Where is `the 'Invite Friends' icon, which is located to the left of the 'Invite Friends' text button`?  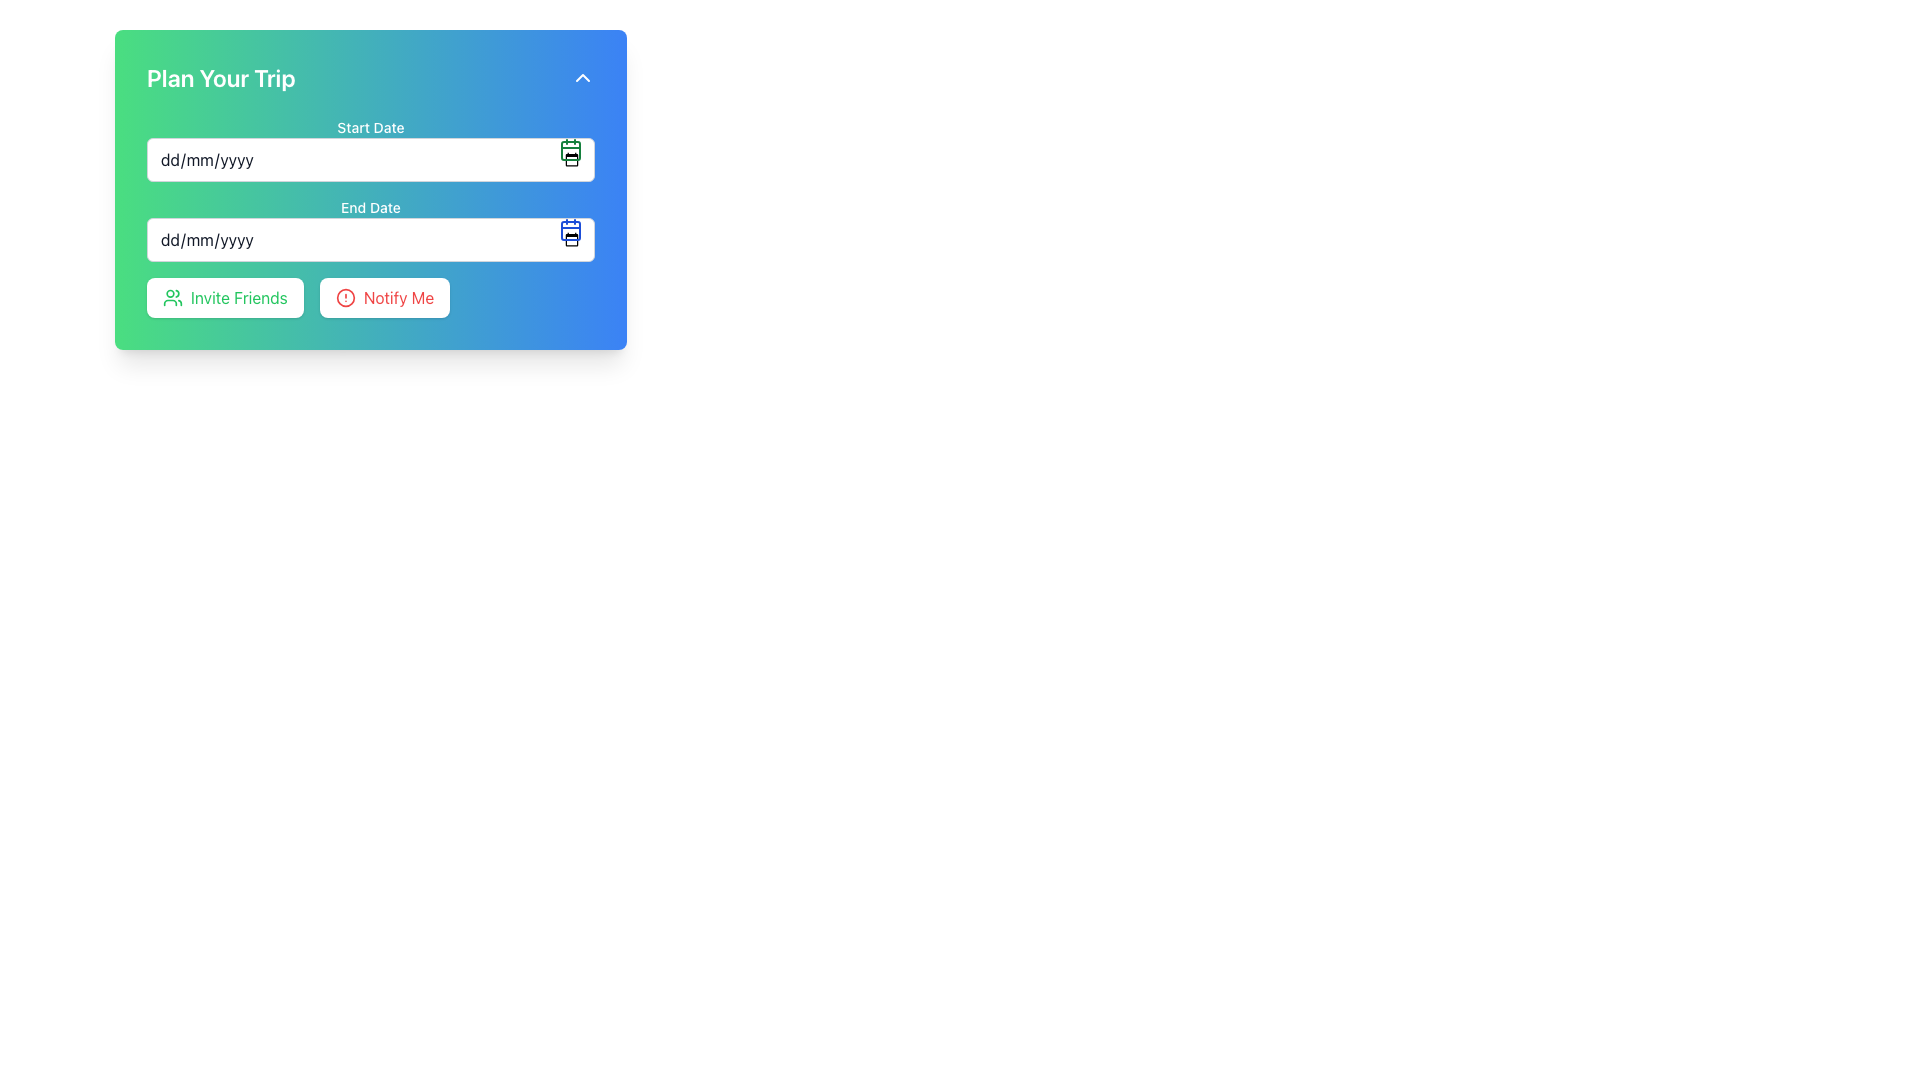 the 'Invite Friends' icon, which is located to the left of the 'Invite Friends' text button is located at coordinates (172, 297).